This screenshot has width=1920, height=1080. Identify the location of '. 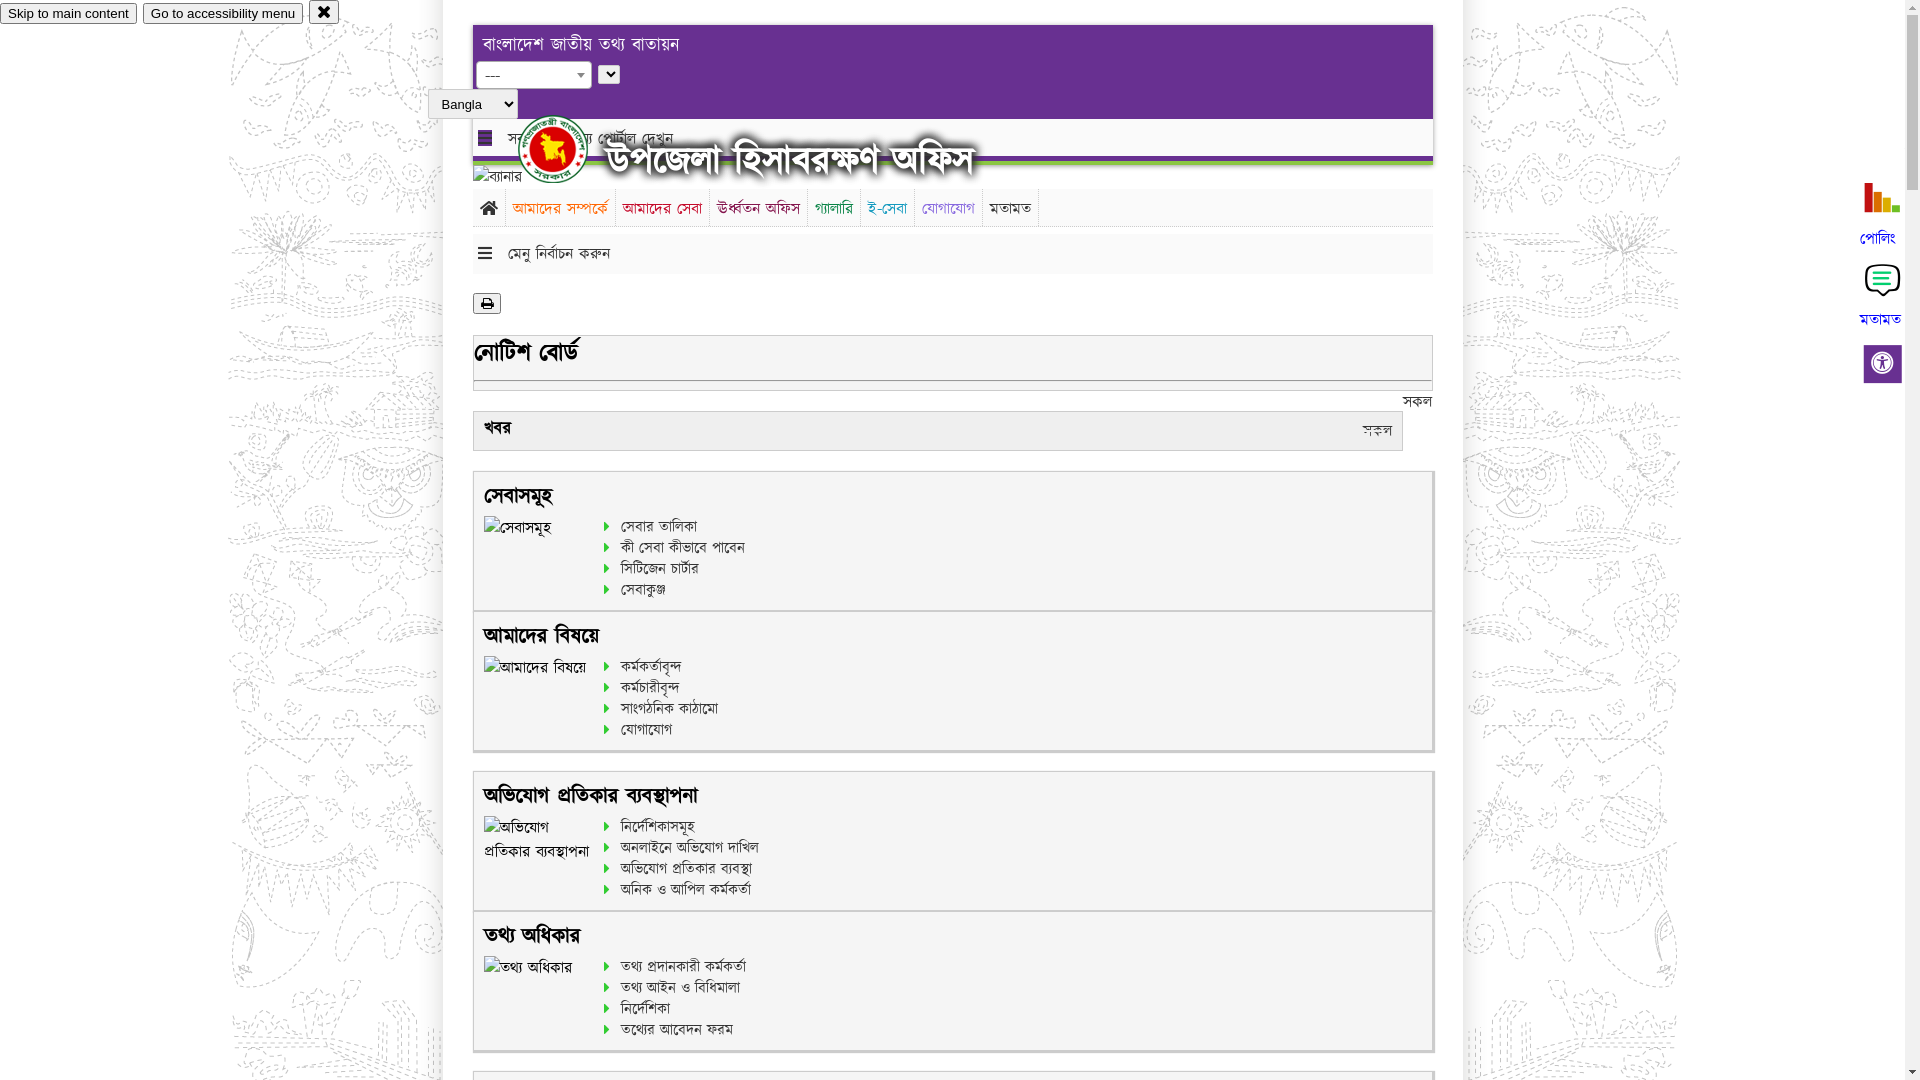
(569, 148).